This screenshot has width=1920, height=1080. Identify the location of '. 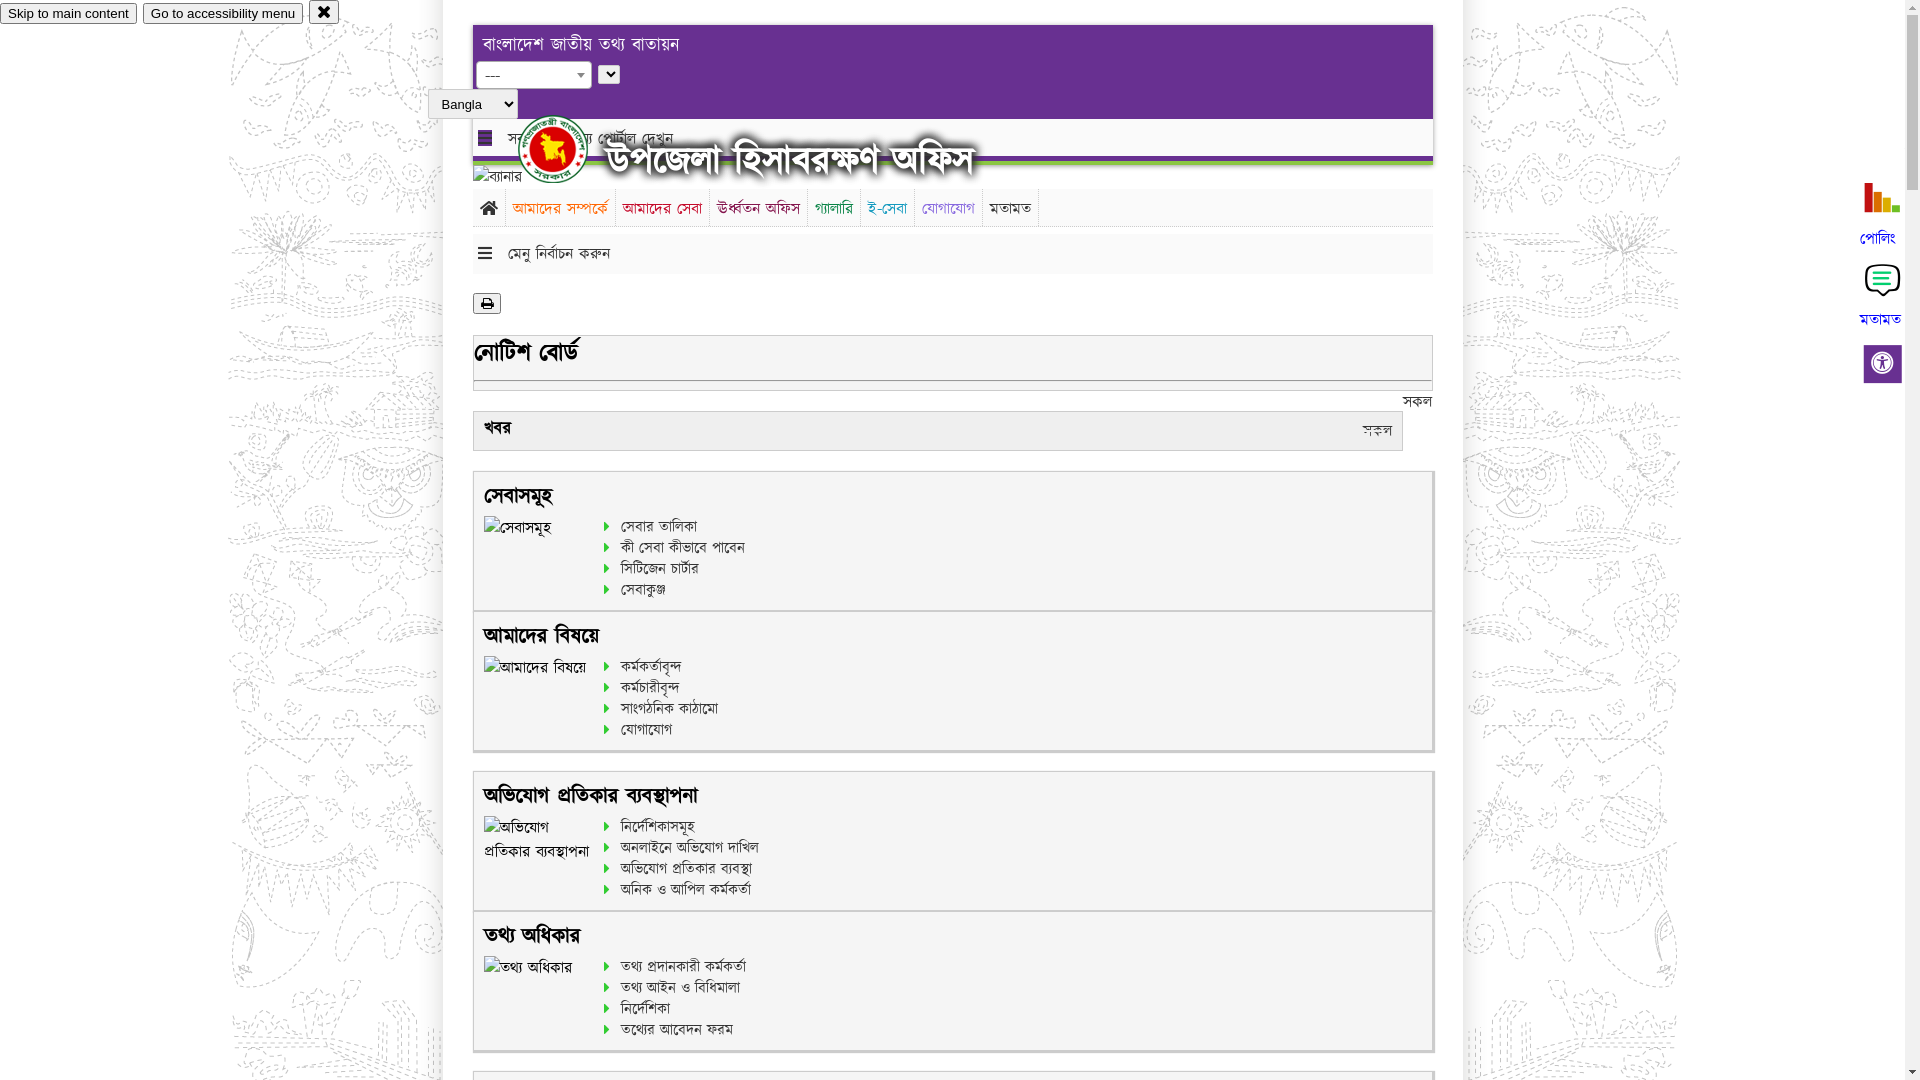
(569, 148).